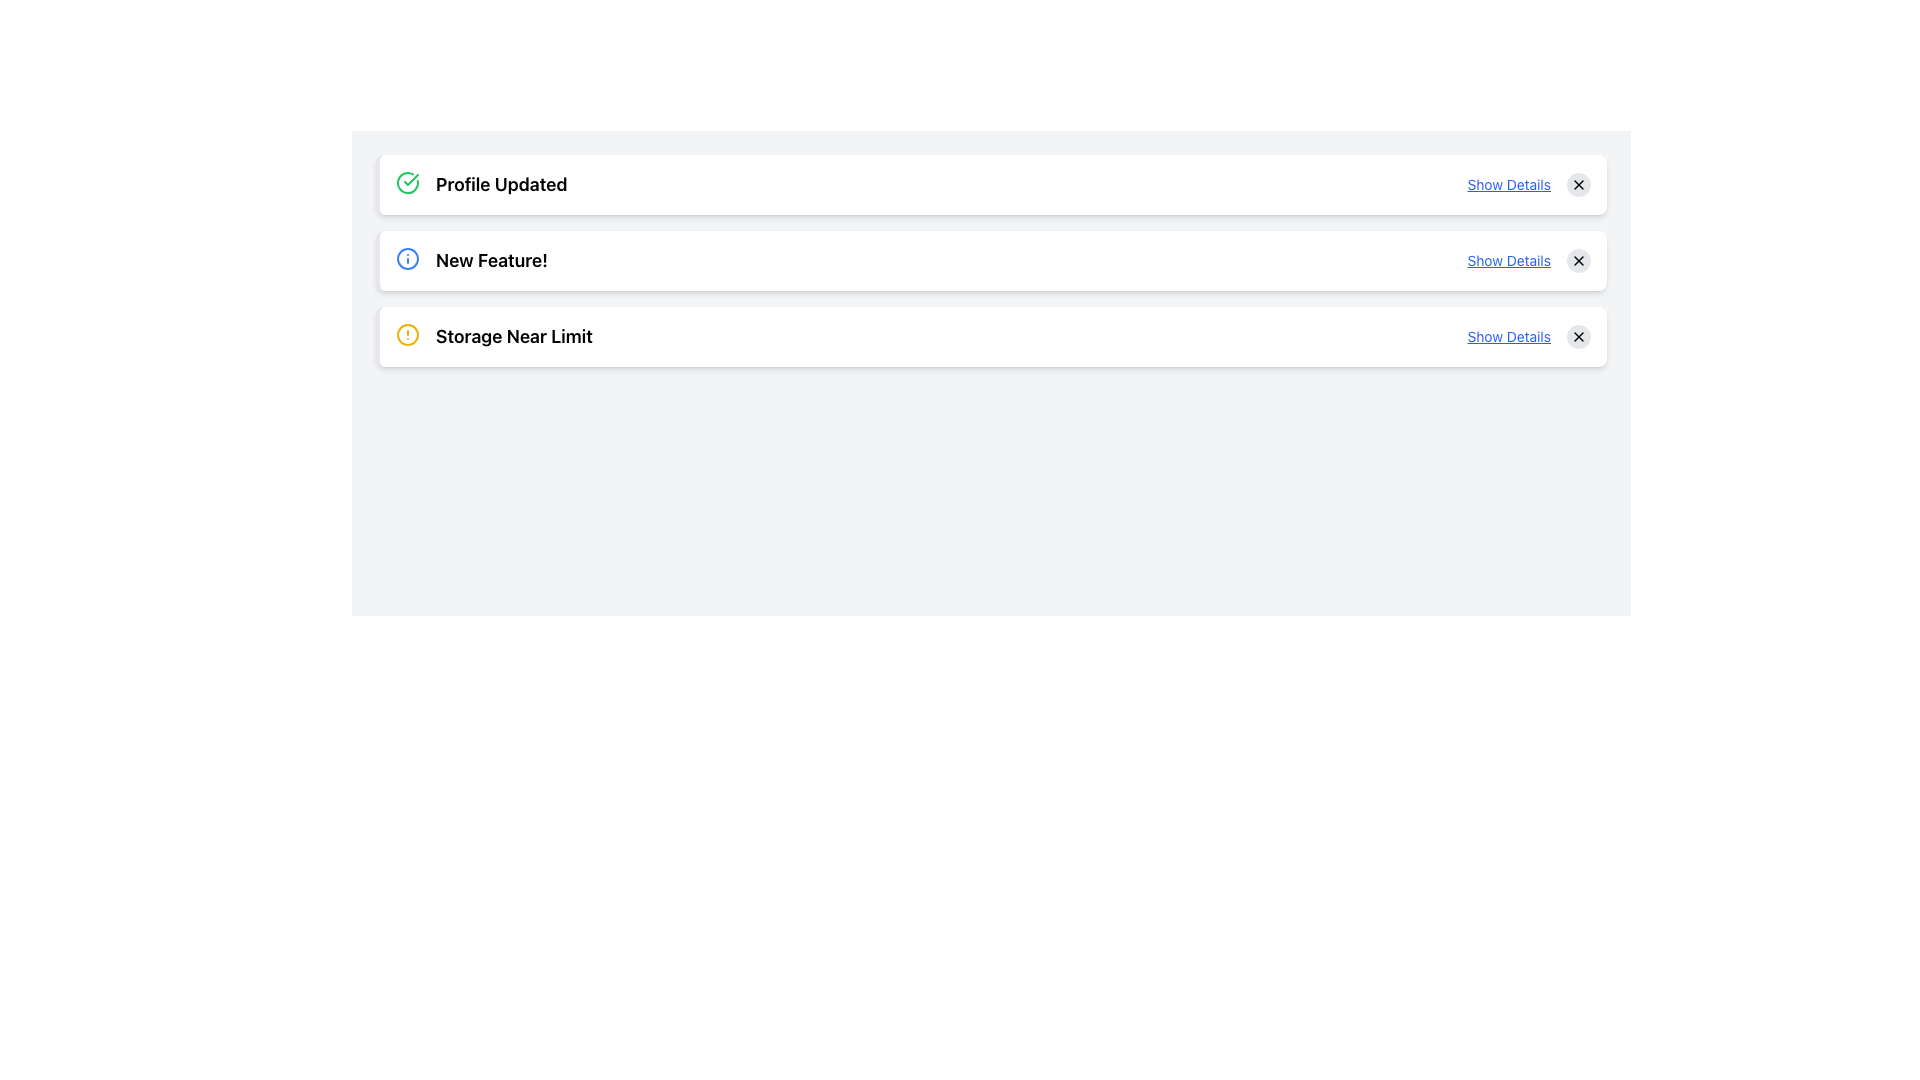  Describe the element at coordinates (410, 180) in the screenshot. I see `the success icon located to the left of the 'Profile Updated' notification, which is the first of three vertically stacked notifications` at that location.